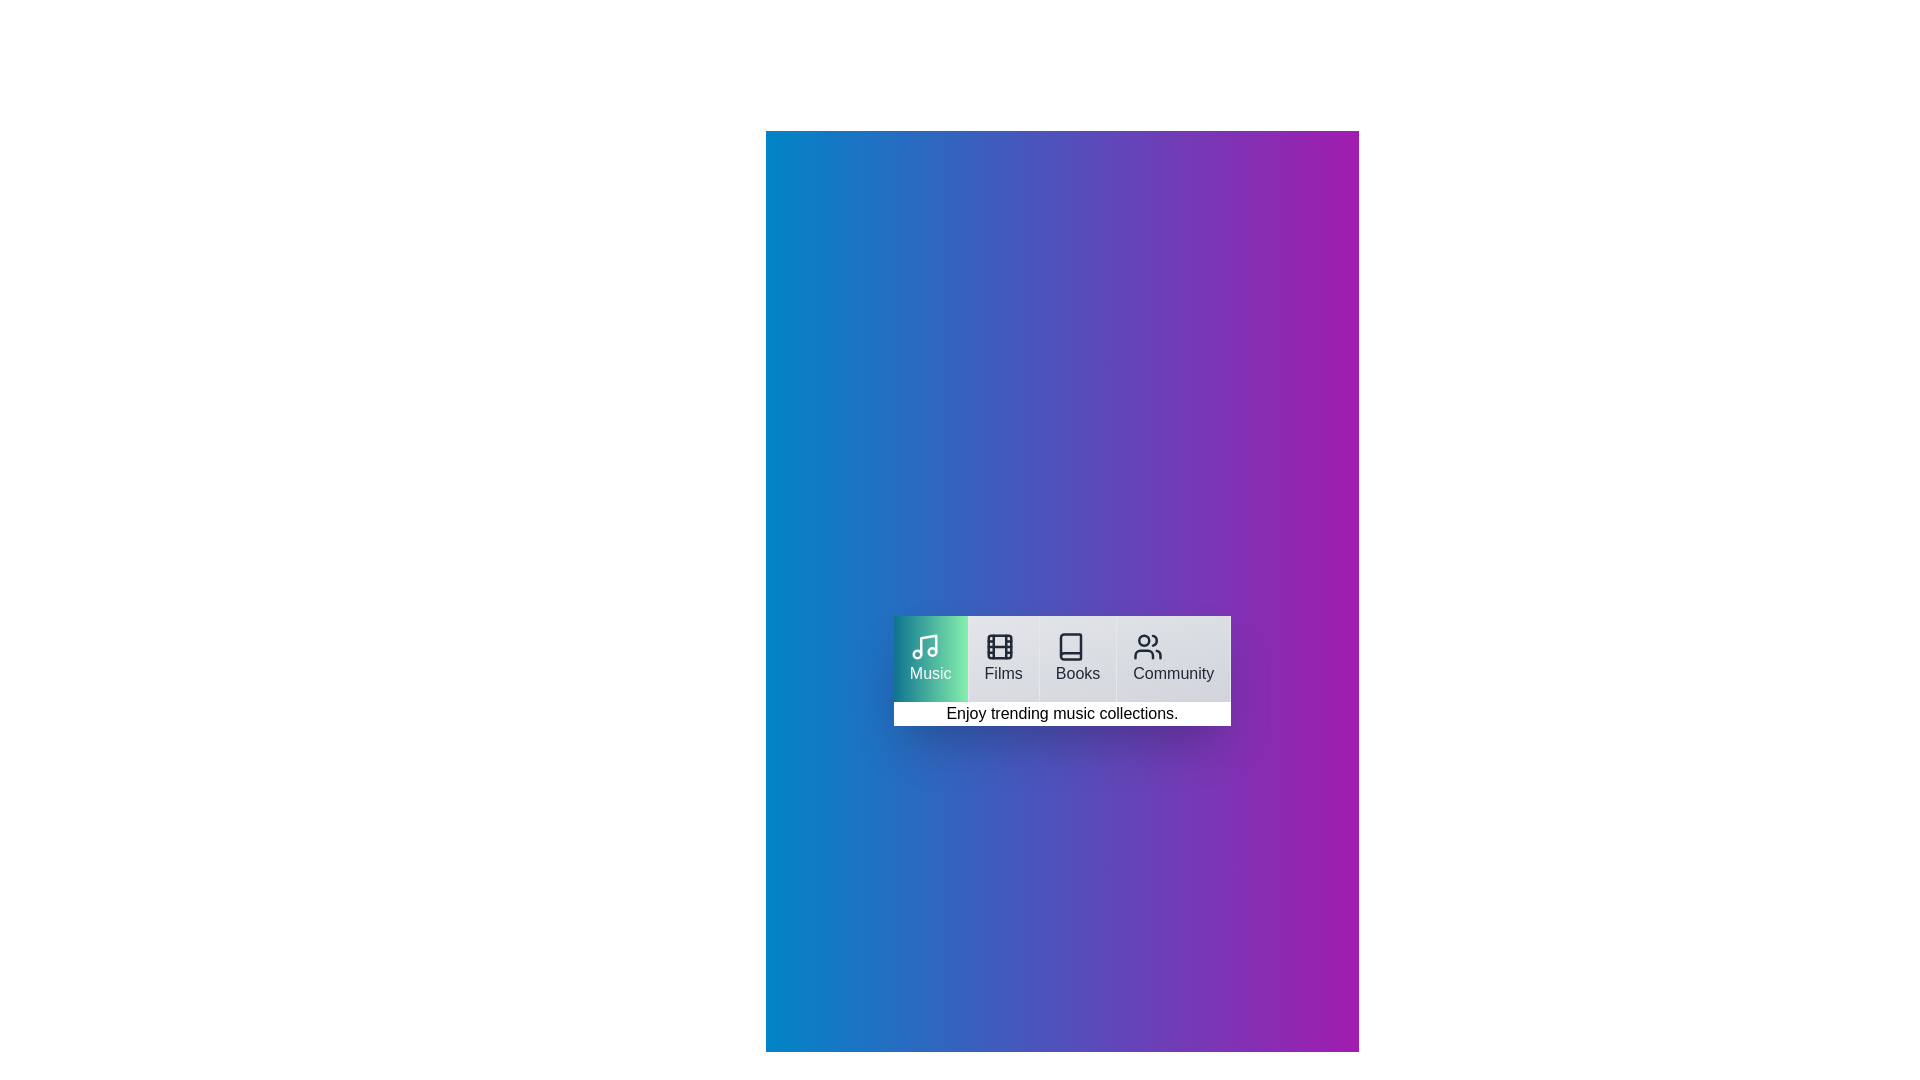 This screenshot has width=1920, height=1080. What do you see at coordinates (1174, 659) in the screenshot?
I see `the button located on the far right of a horizontal group of four buttons, positioned to the right of the 'Books' button` at bounding box center [1174, 659].